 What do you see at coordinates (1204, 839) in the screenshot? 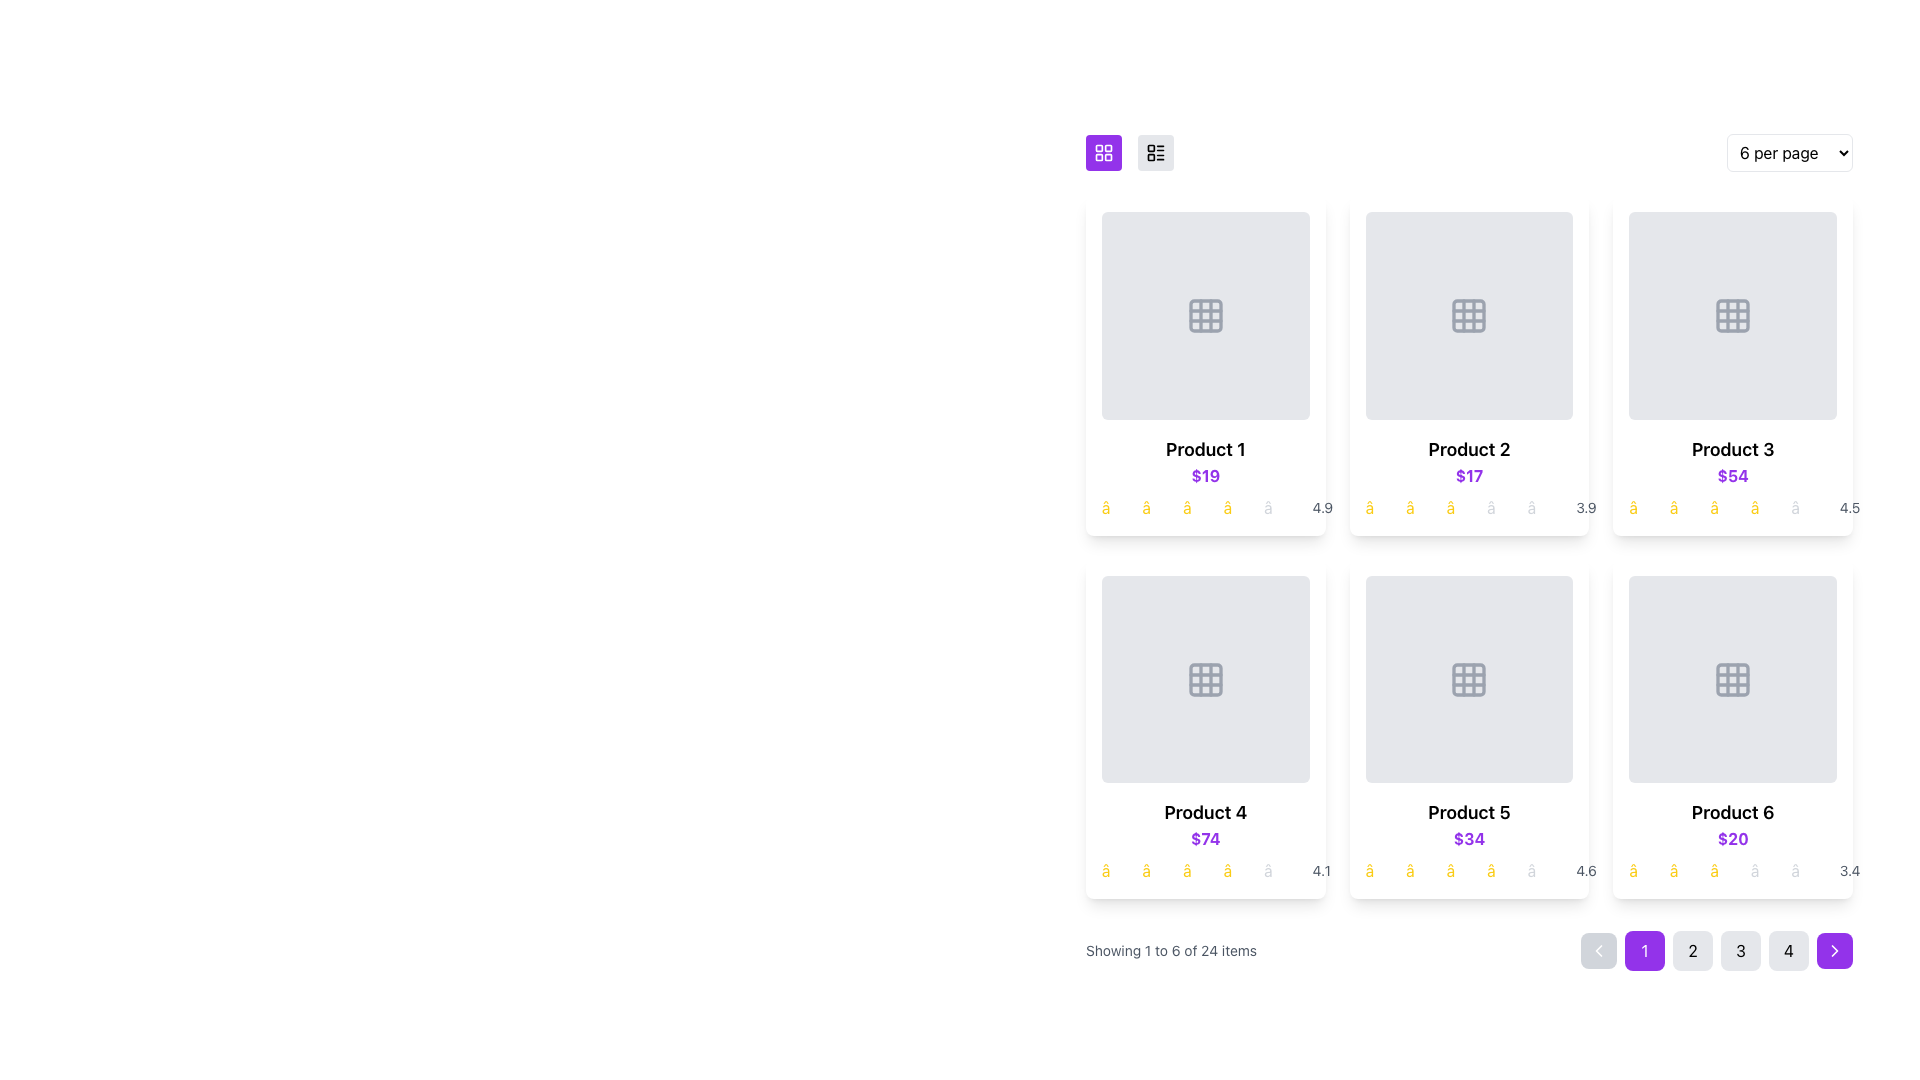
I see `price label displaying '$74' in bold purple font located below 'Product 4' and above the star ratings in the fourth product card` at bounding box center [1204, 839].